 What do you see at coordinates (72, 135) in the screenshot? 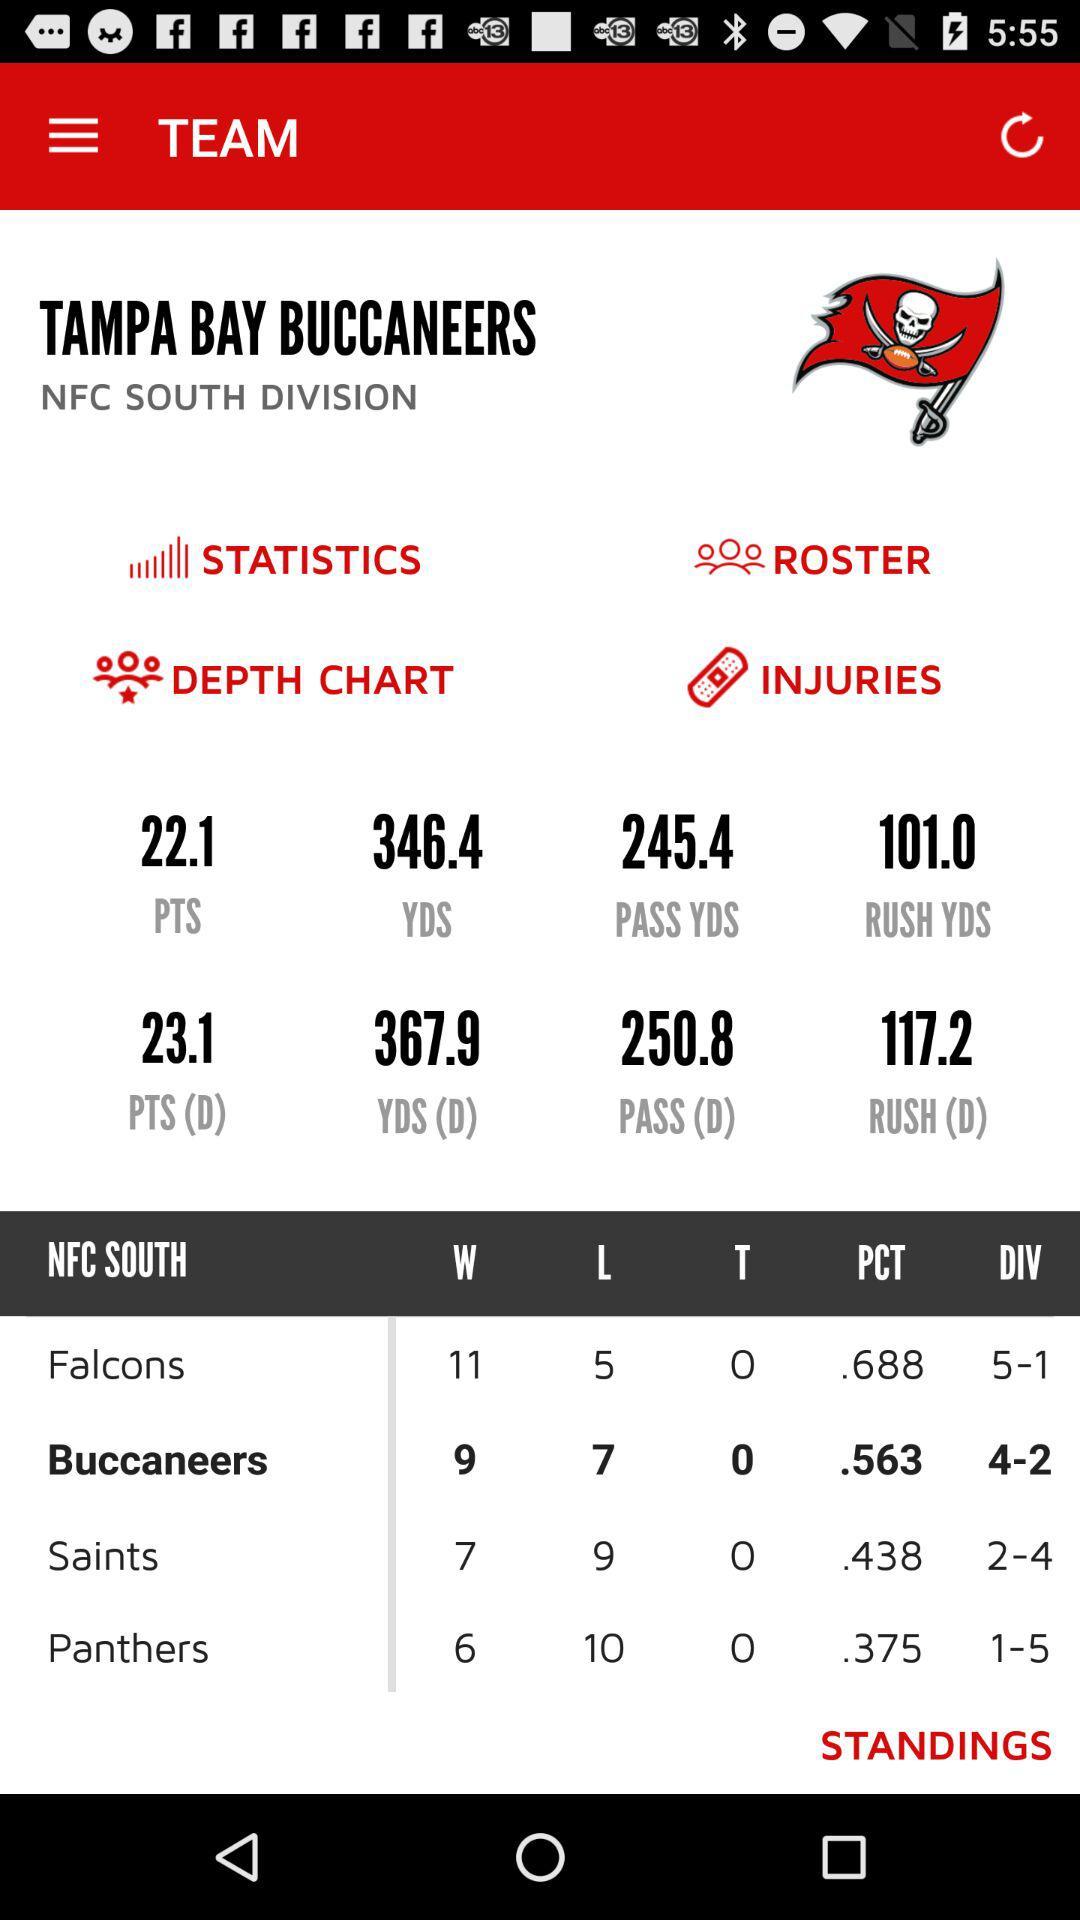
I see `the app next to the team` at bounding box center [72, 135].